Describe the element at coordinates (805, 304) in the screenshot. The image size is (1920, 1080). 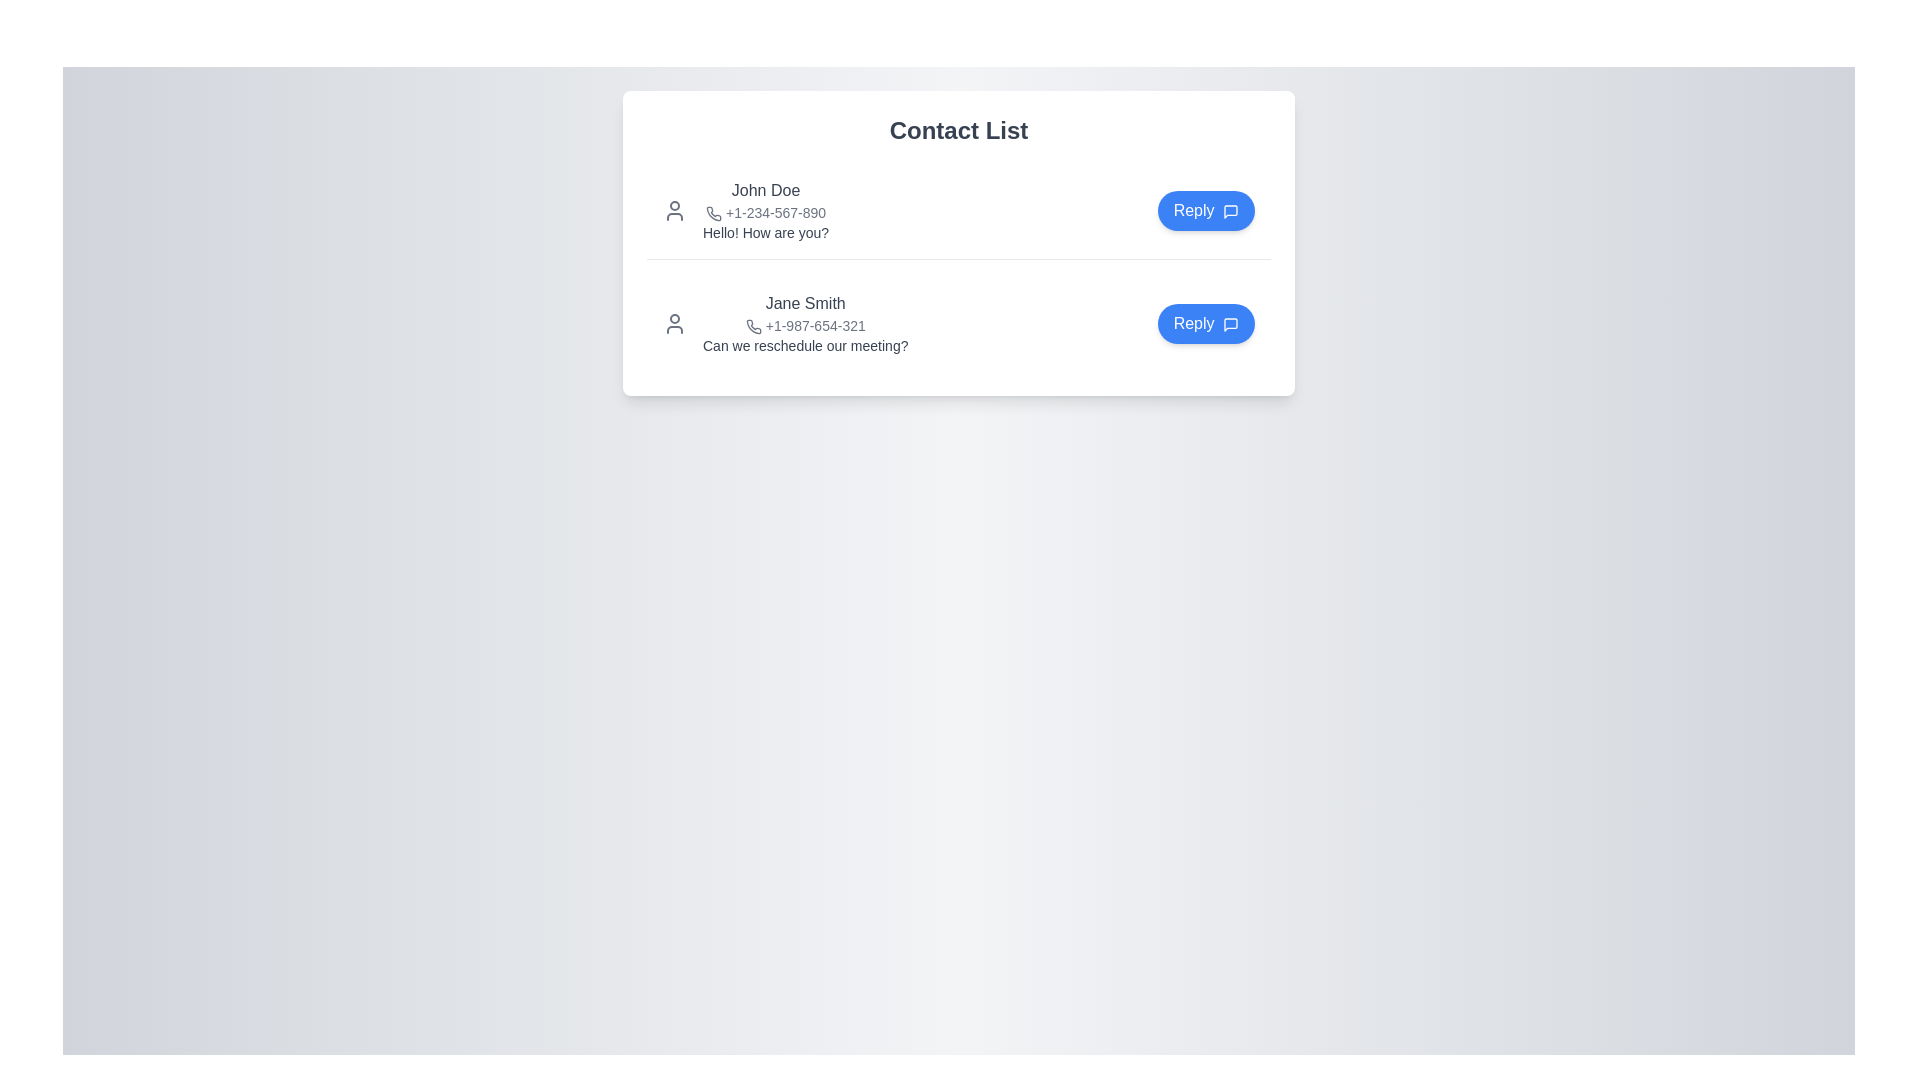
I see `the text label displaying the name of the contact in the second entry of the contact list, positioned above the phone number and message content, and aligned to the left of the 'Reply' button` at that location.